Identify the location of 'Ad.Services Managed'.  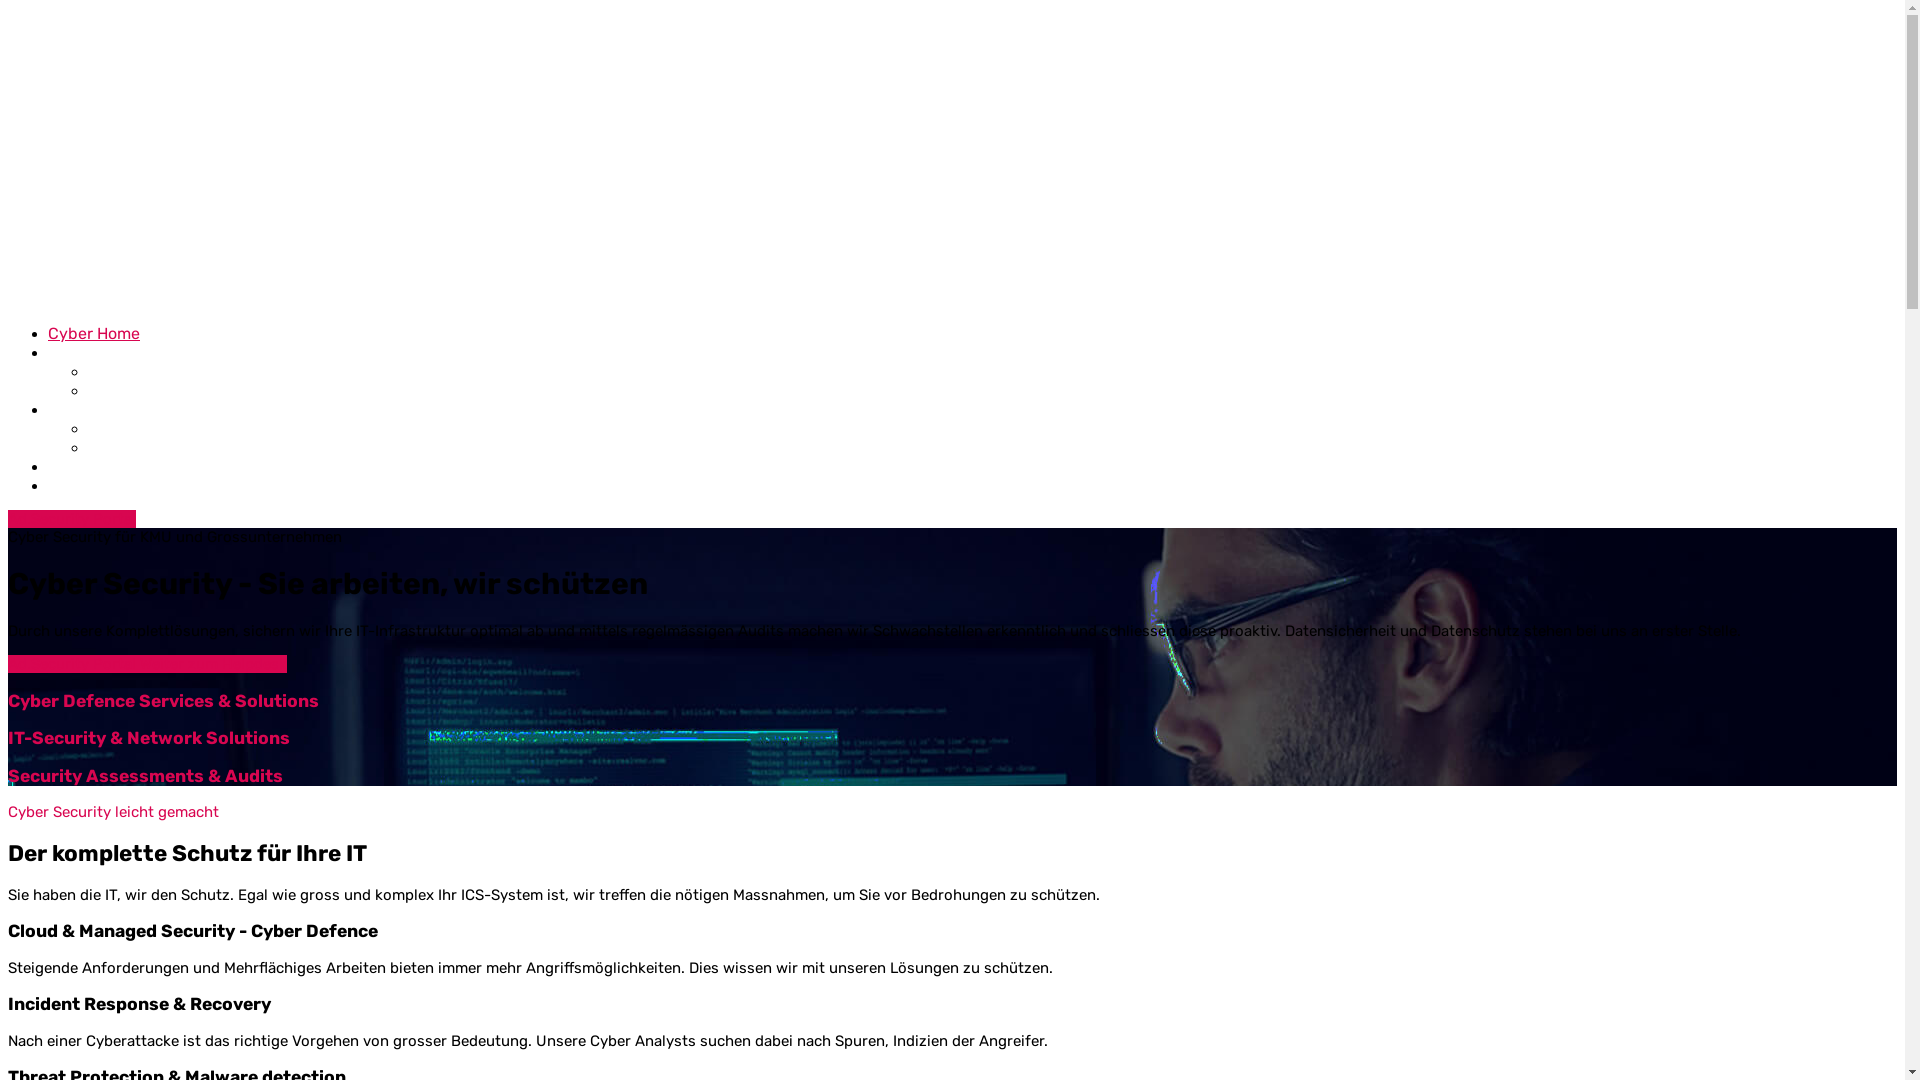
(128, 408).